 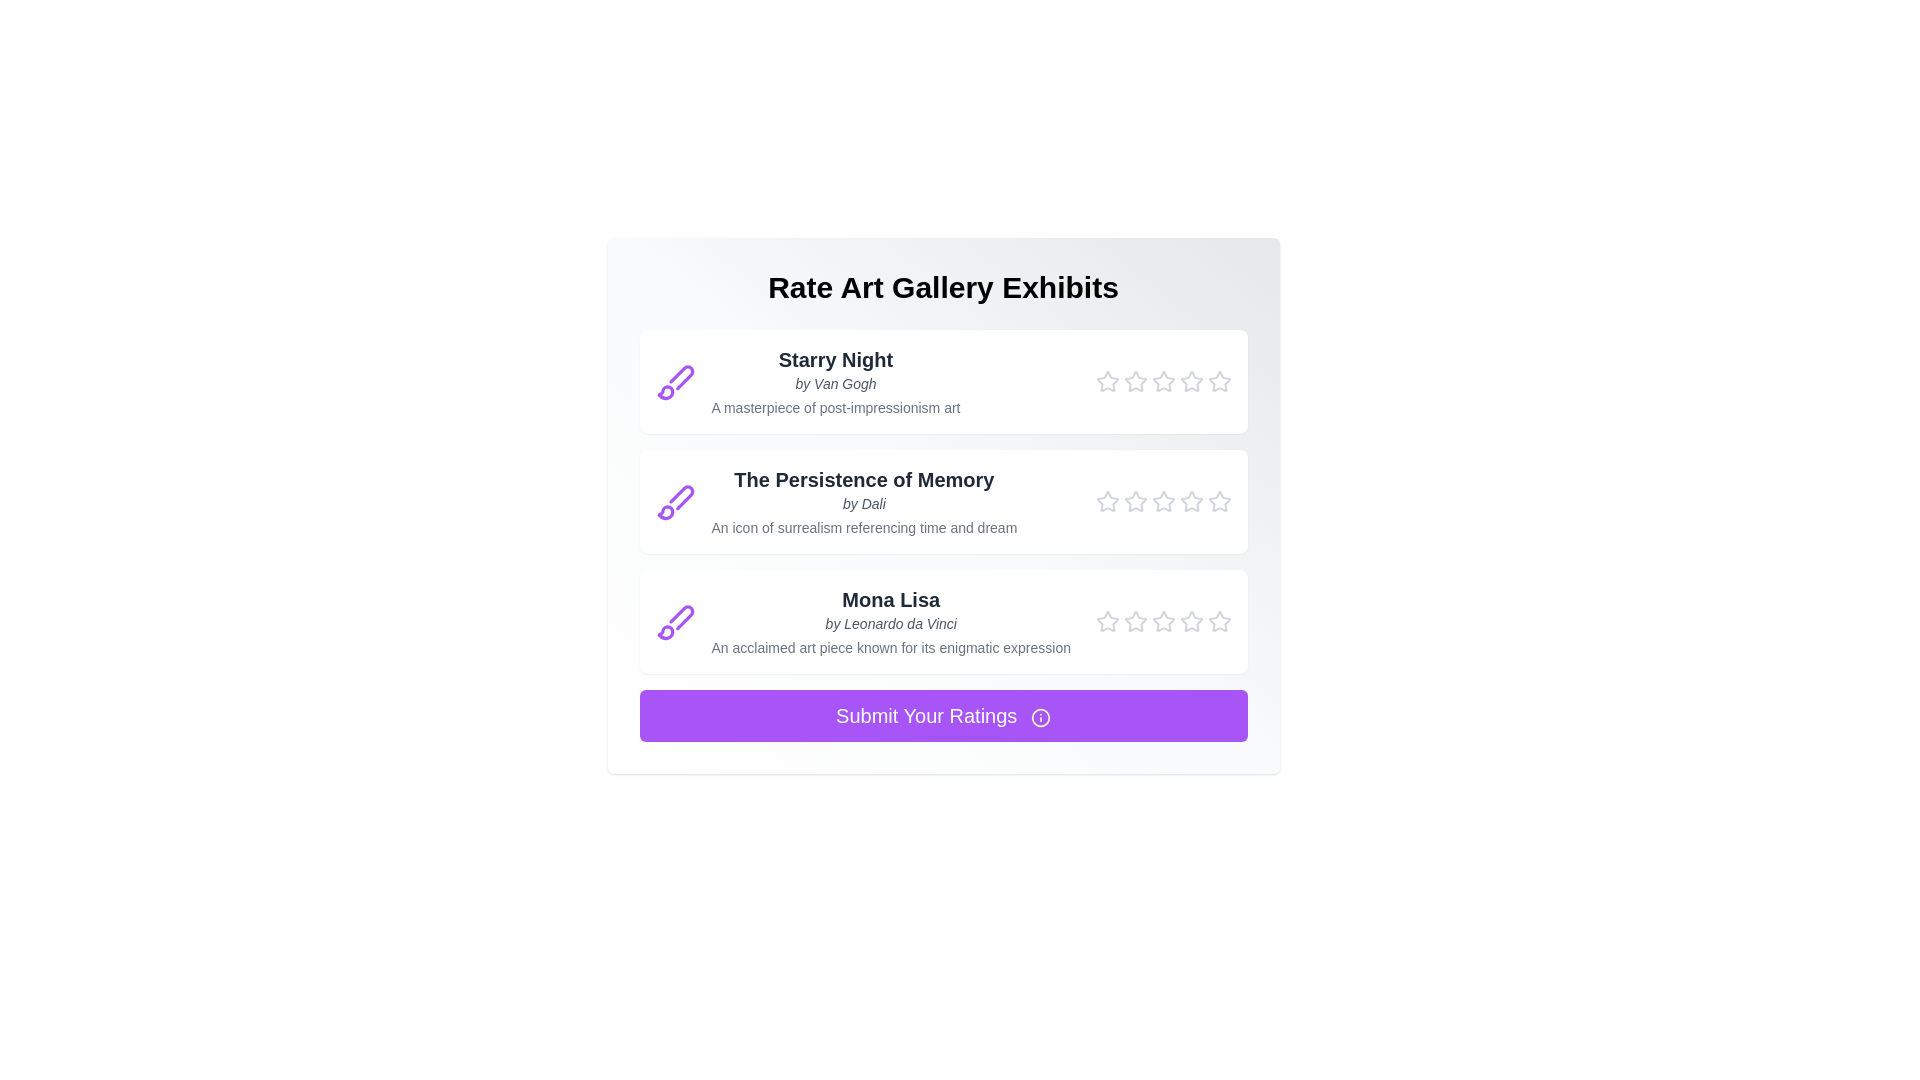 What do you see at coordinates (1218, 381) in the screenshot?
I see `the star corresponding to 5 stars to preview the rating` at bounding box center [1218, 381].